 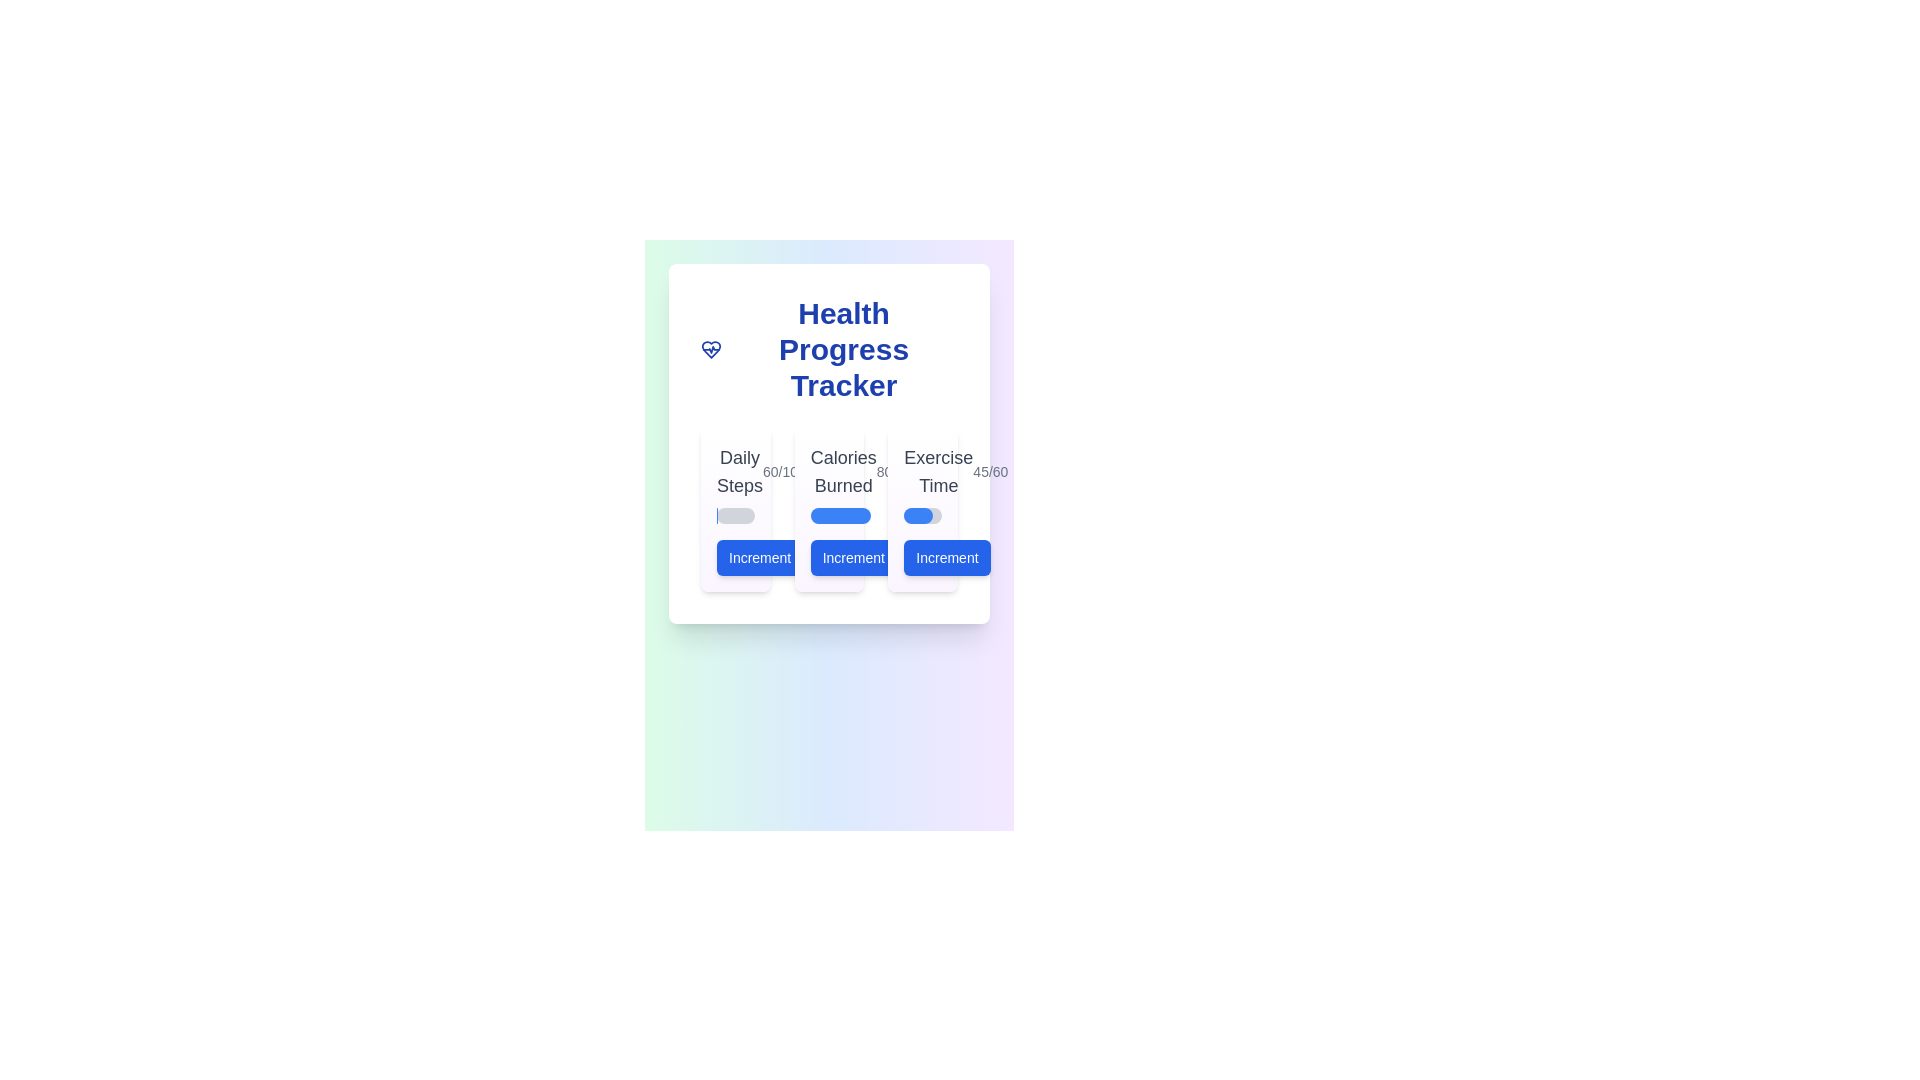 What do you see at coordinates (829, 515) in the screenshot?
I see `the progress bar that visually displays the user's progress towards the calorie goal, located within the 'Calories Burned' card, below the text 'Calories Burned' and above the 'Increment' button` at bounding box center [829, 515].